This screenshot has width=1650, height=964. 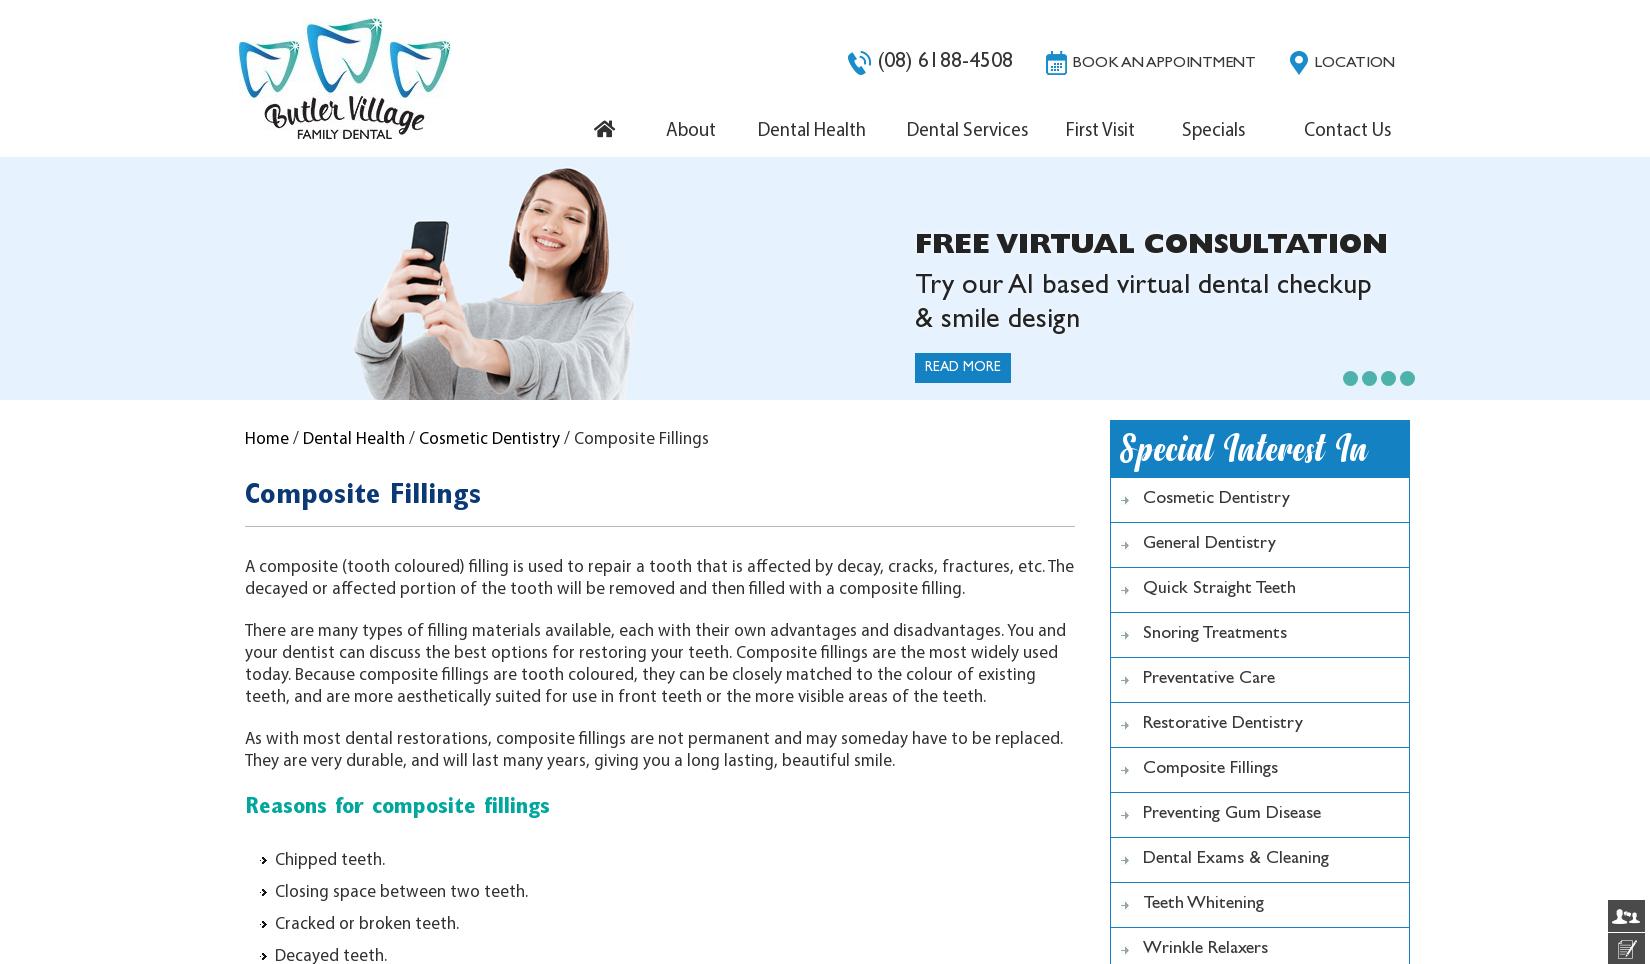 I want to click on 'Preventing Gum Disease', so click(x=1142, y=813).